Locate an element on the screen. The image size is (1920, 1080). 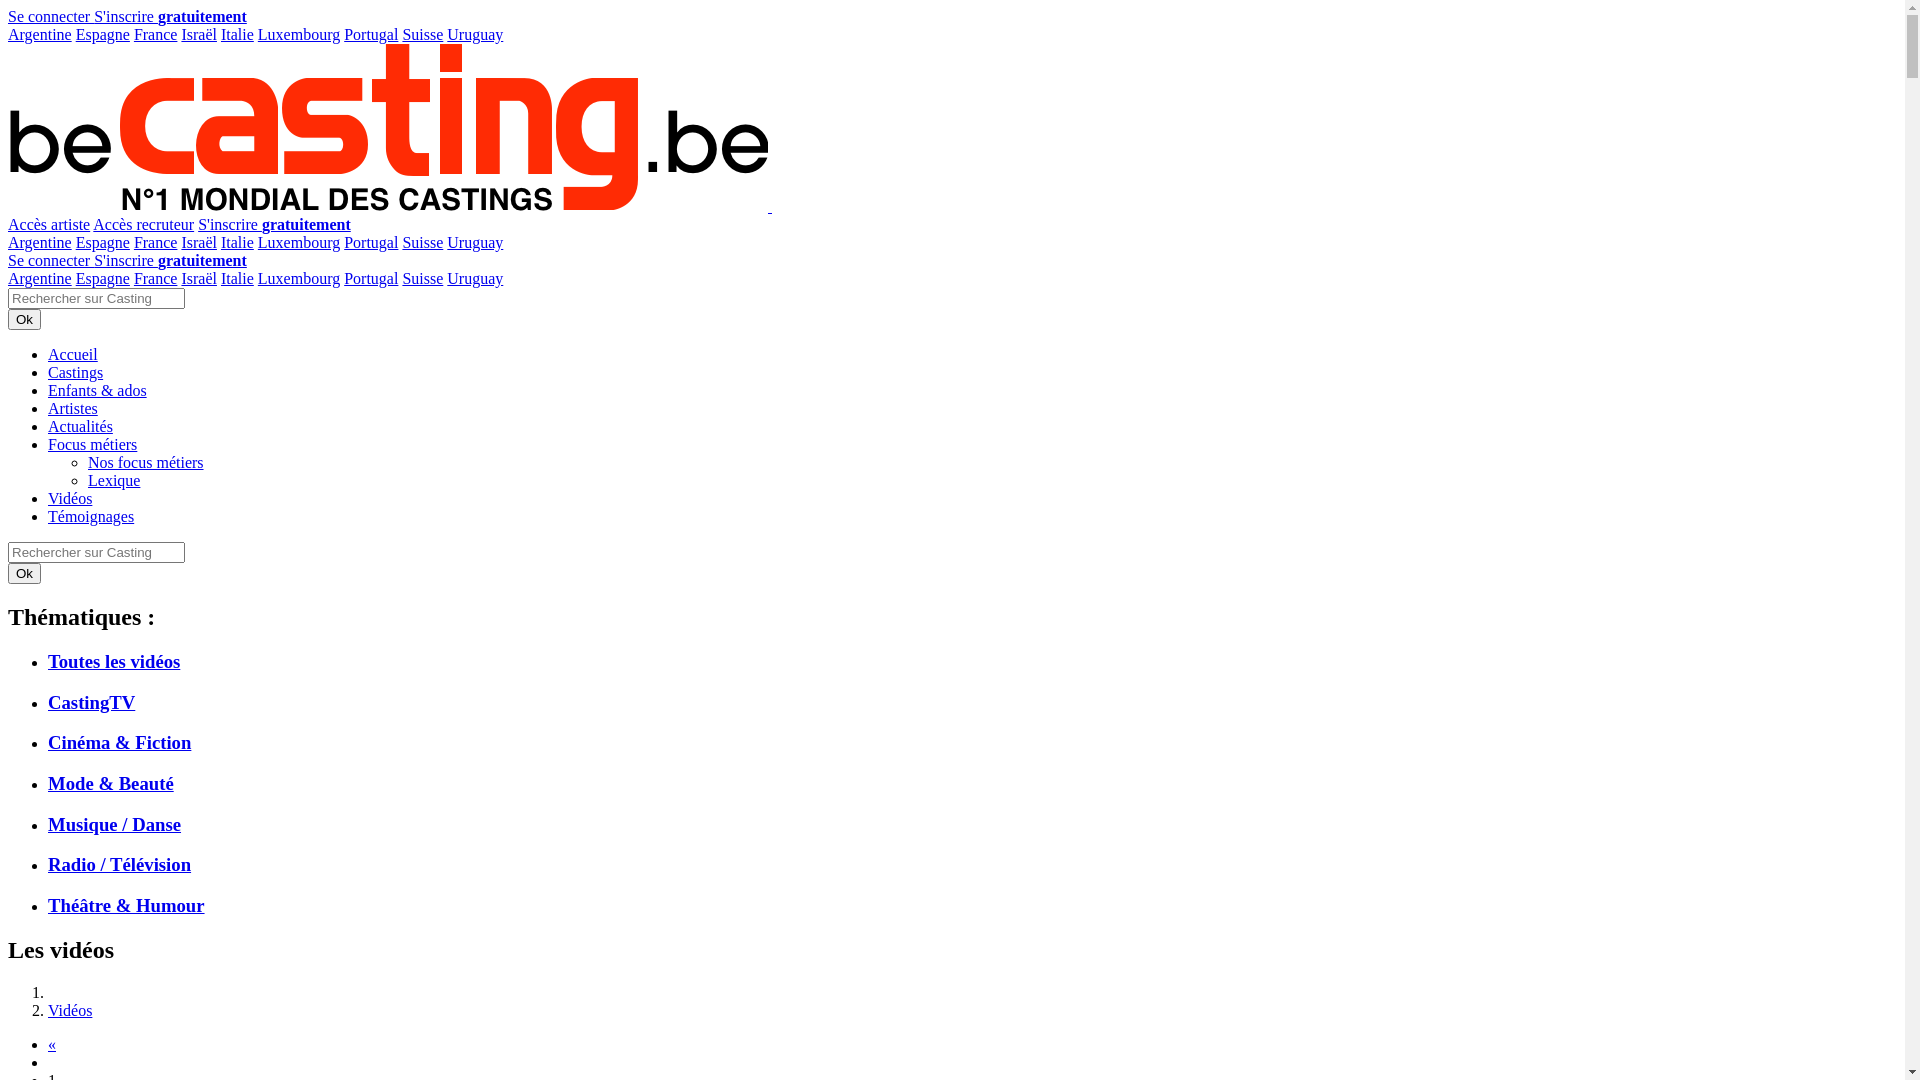
'Enfants & ados' is located at coordinates (96, 390).